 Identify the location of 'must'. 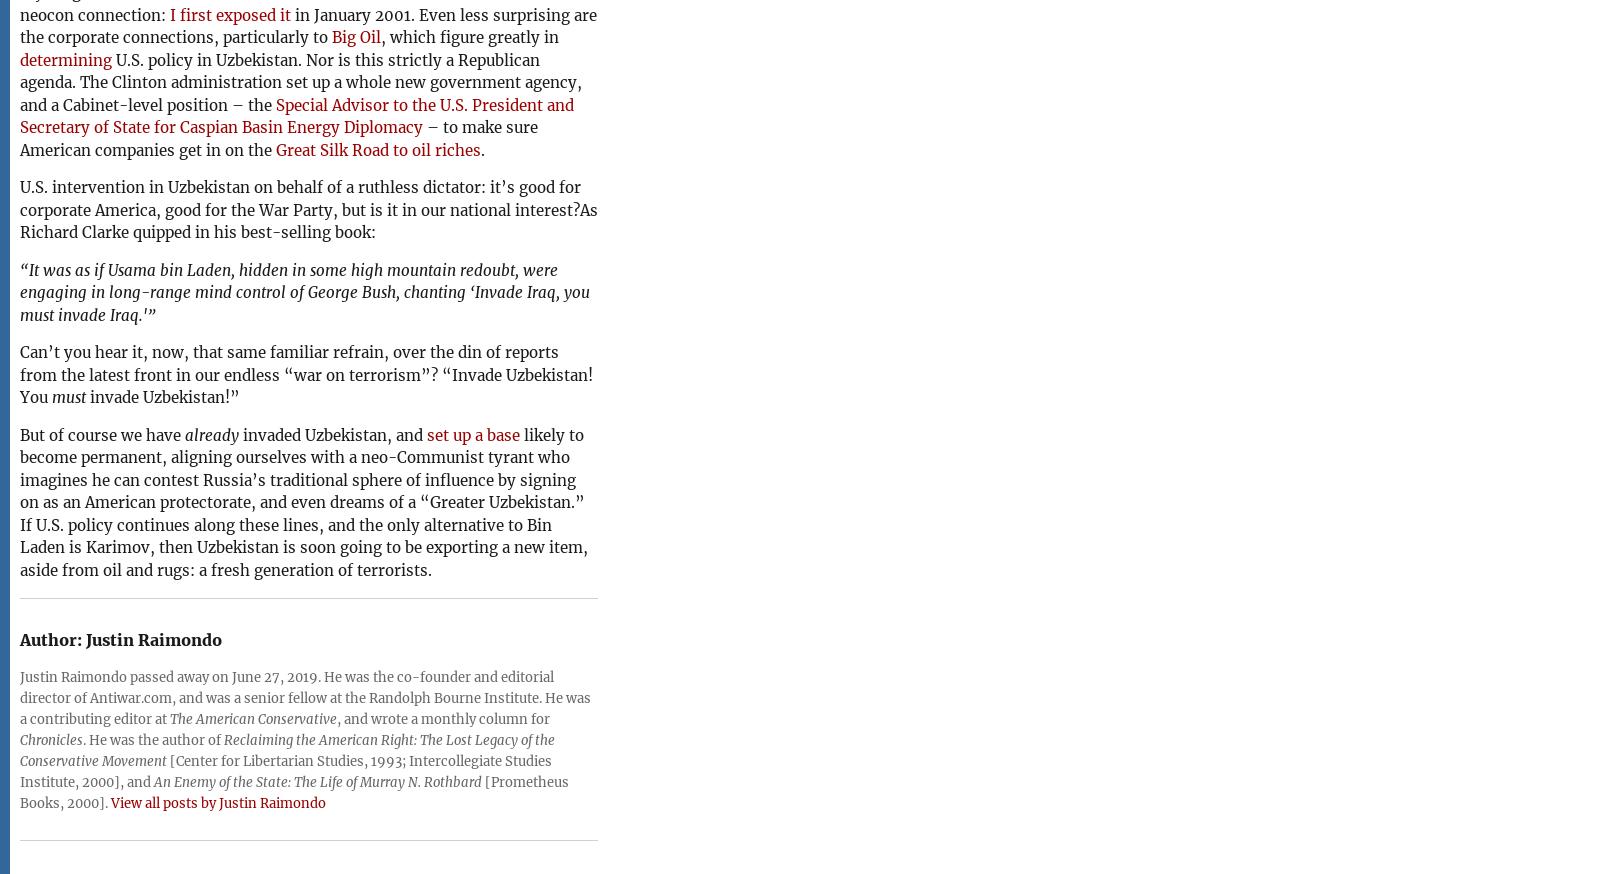
(51, 397).